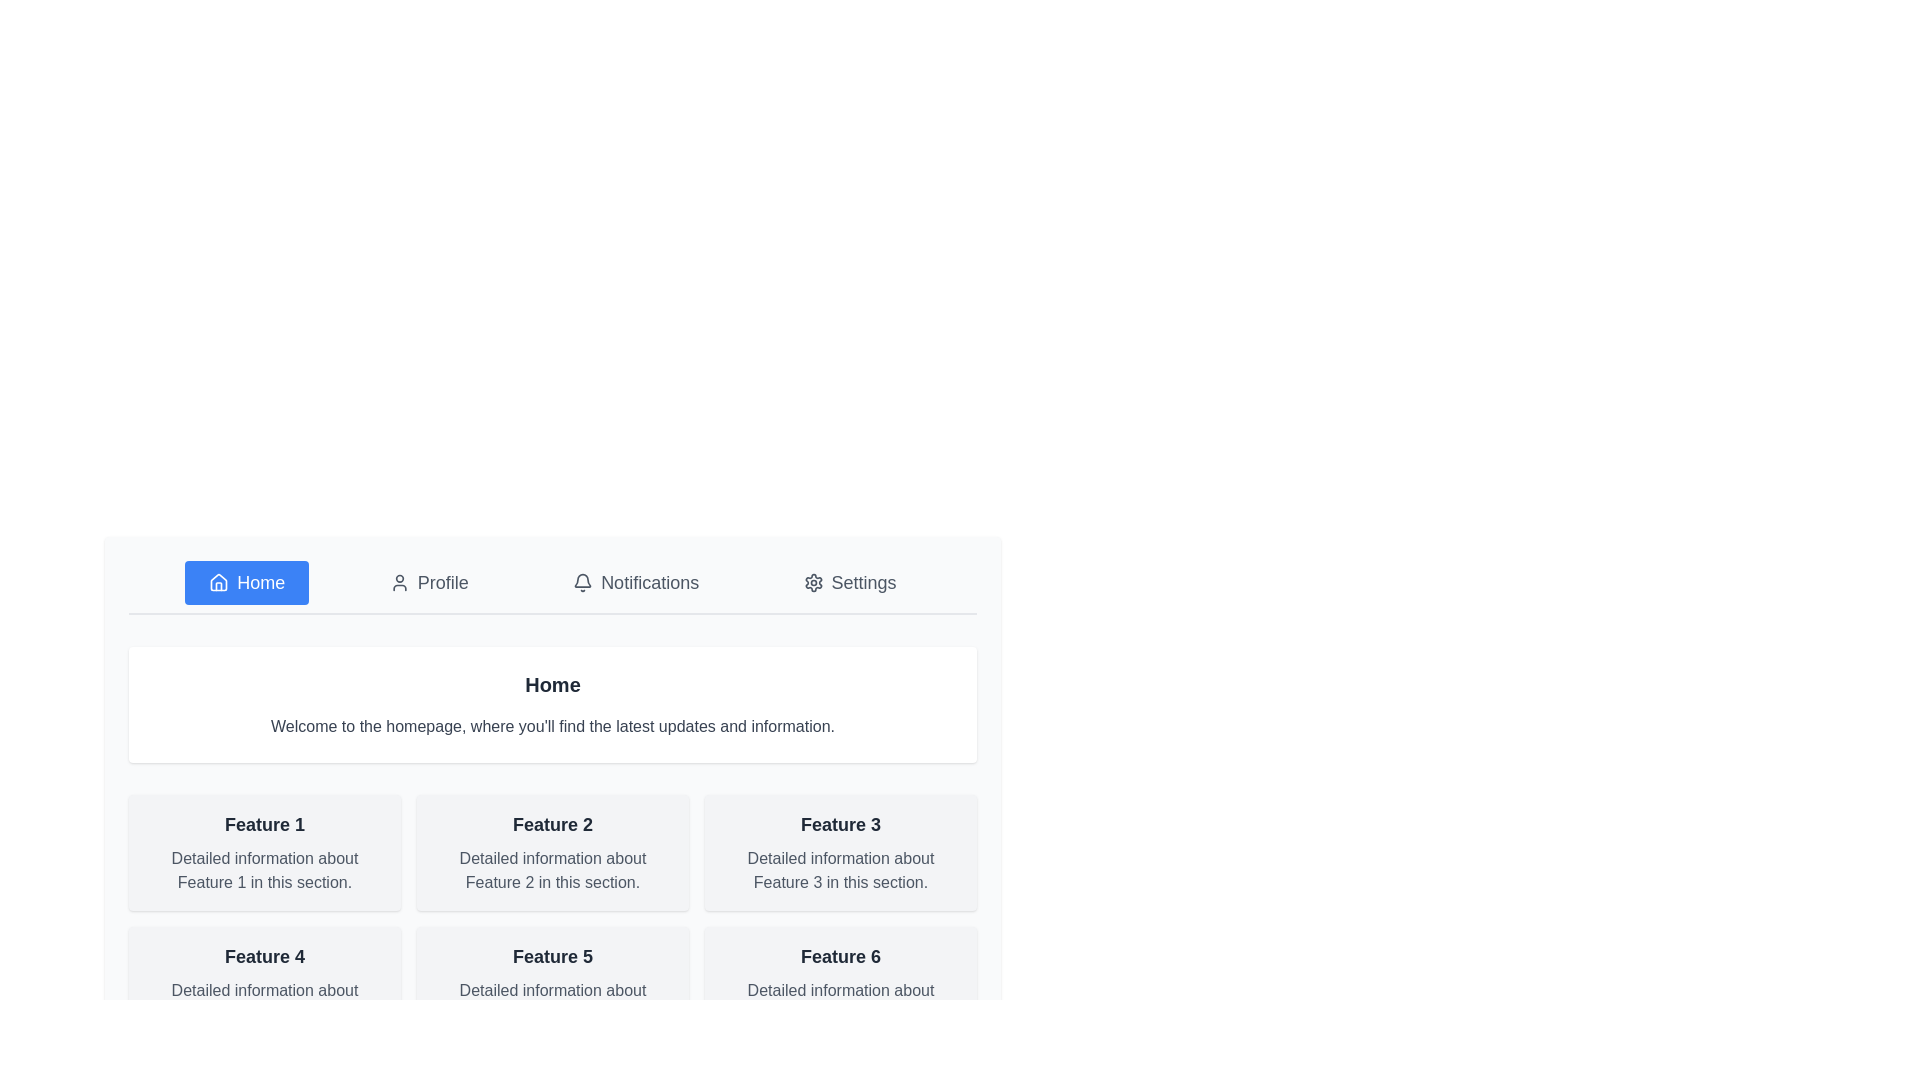 This screenshot has height=1080, width=1920. I want to click on descriptive information provided by the text label located at the bottom of the 'Feature 4' card, which elaborates on the header 'Feature 4', so click(263, 1002).